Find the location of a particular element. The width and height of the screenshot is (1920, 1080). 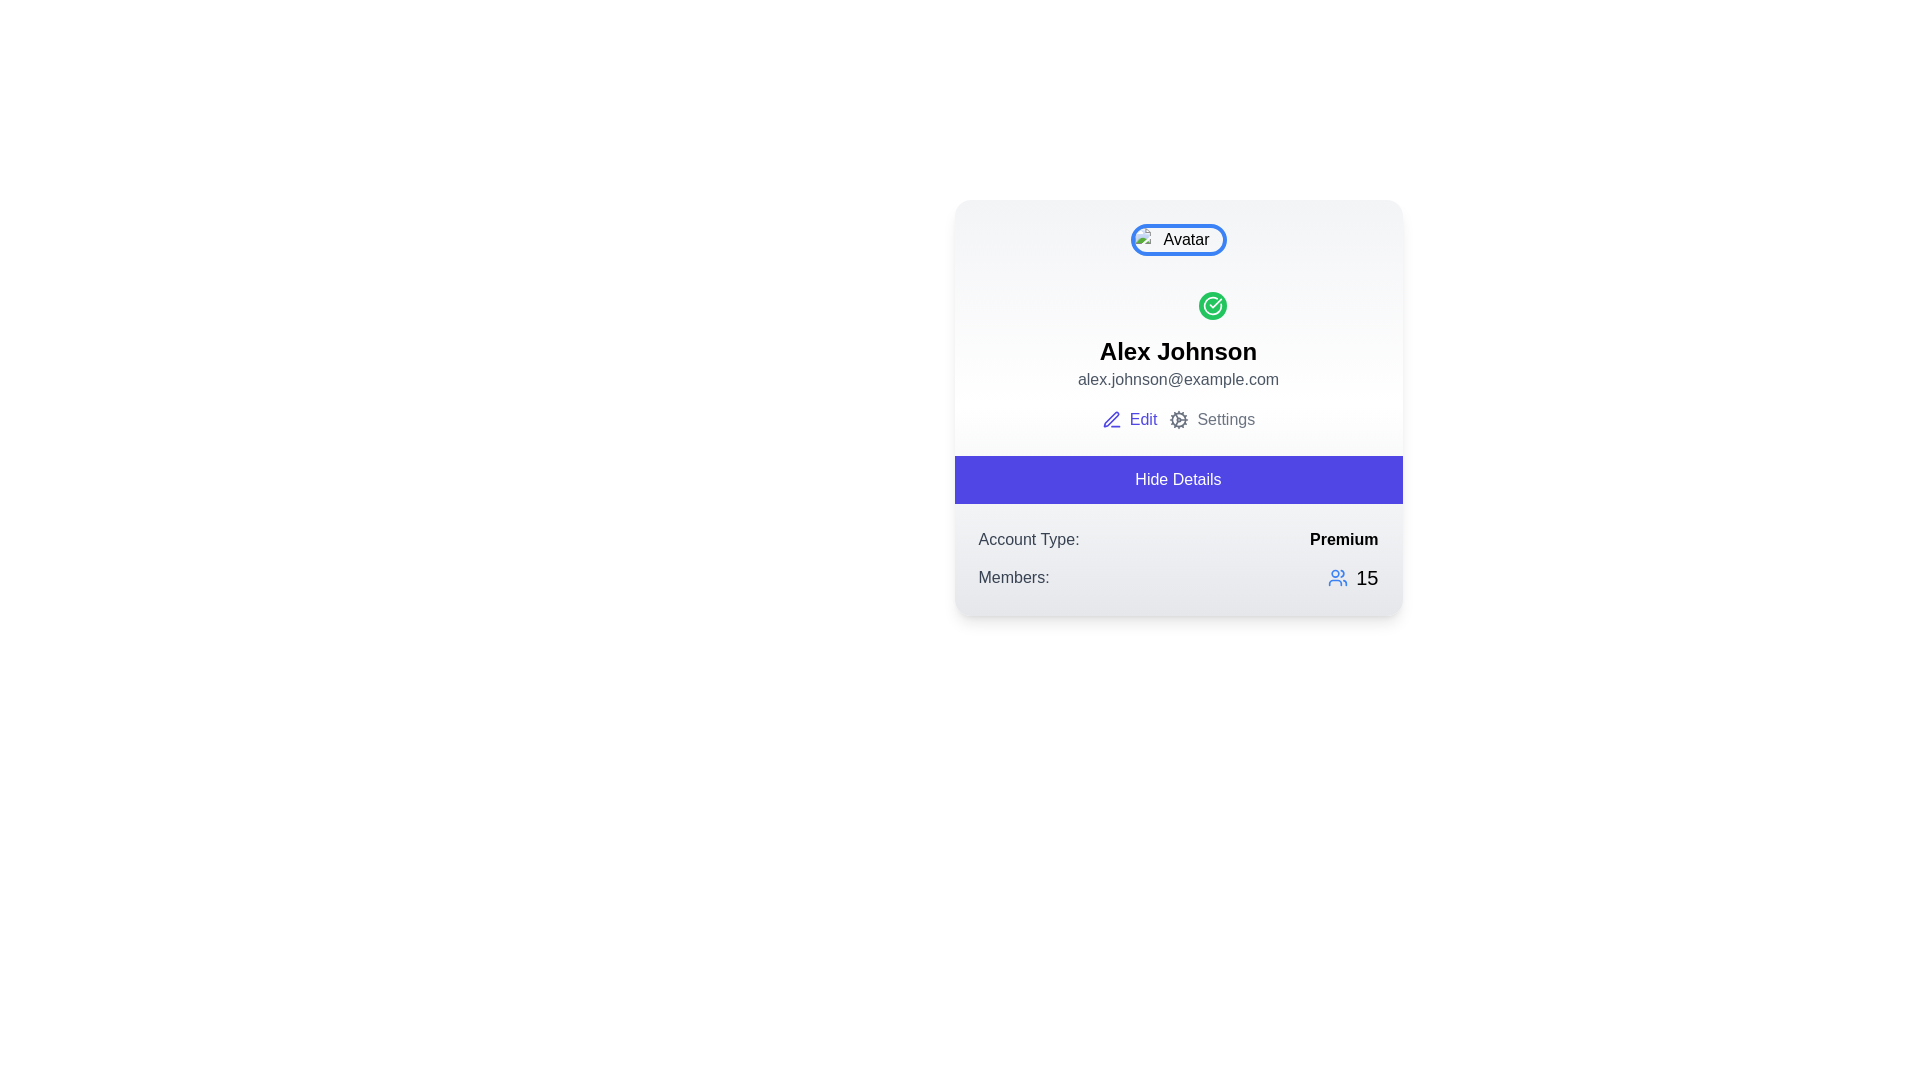

the 'Edit' button located below the user details 'Alex Johnson' and above the 'Hide Details' button in the user profile card is located at coordinates (1129, 419).